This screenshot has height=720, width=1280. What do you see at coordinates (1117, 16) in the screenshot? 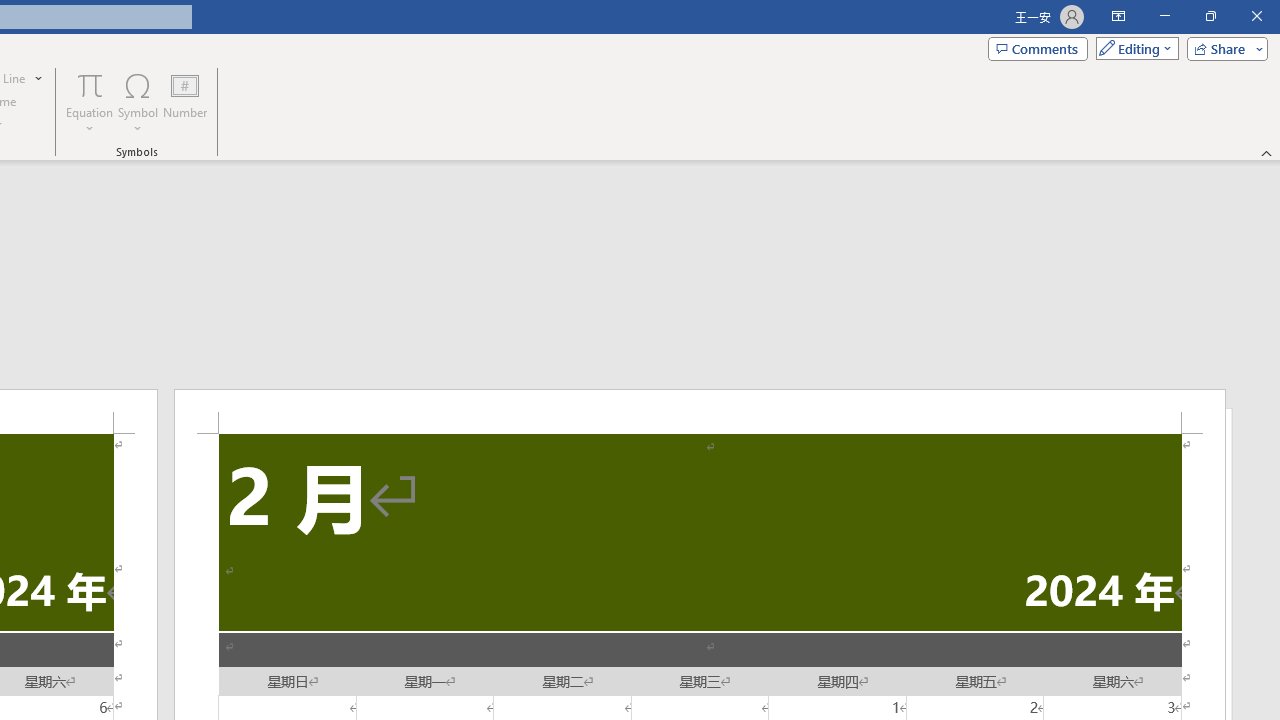
I see `'Ribbon Display Options'` at bounding box center [1117, 16].